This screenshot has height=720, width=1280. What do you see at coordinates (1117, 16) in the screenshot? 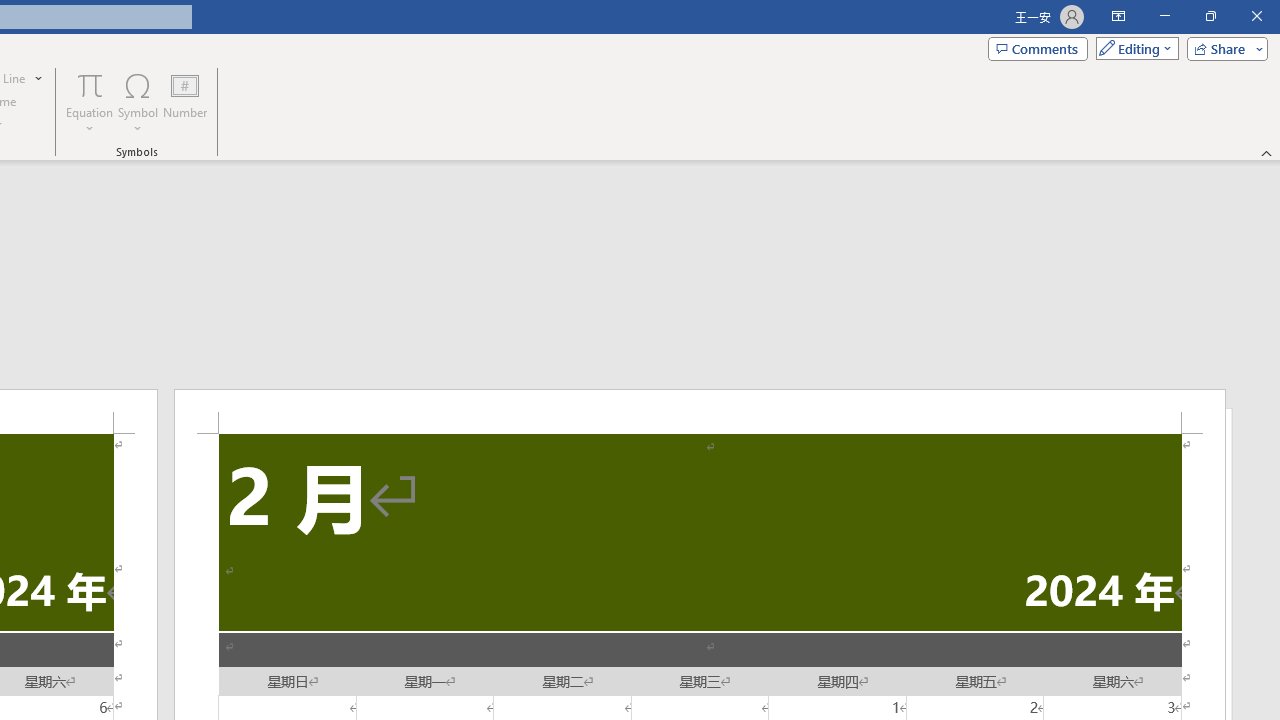
I see `'Ribbon Display Options'` at bounding box center [1117, 16].